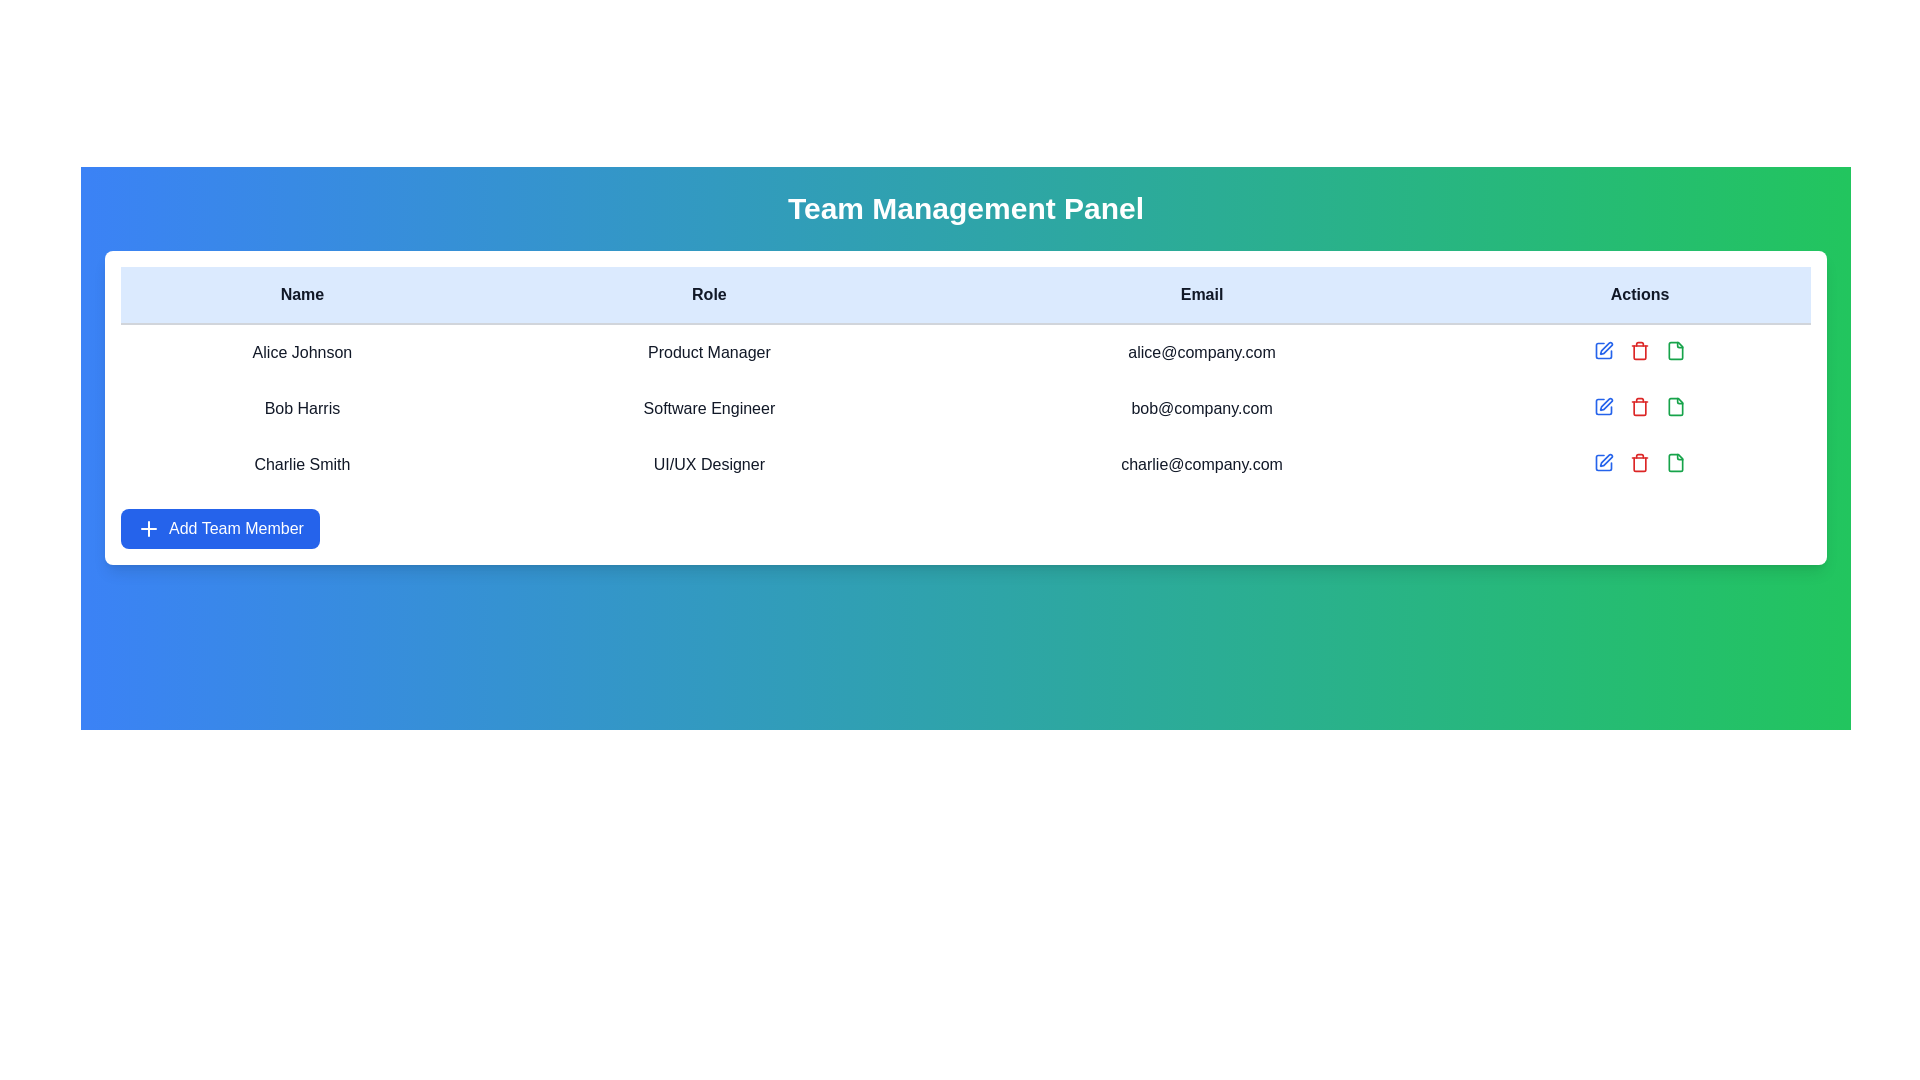 This screenshot has height=1080, width=1920. What do you see at coordinates (965, 407) in the screenshot?
I see `the contents of the table row displaying 'Bob Harris' as the name, 'Software Engineer' as the role, and 'bob@company.com' as the email to copy` at bounding box center [965, 407].